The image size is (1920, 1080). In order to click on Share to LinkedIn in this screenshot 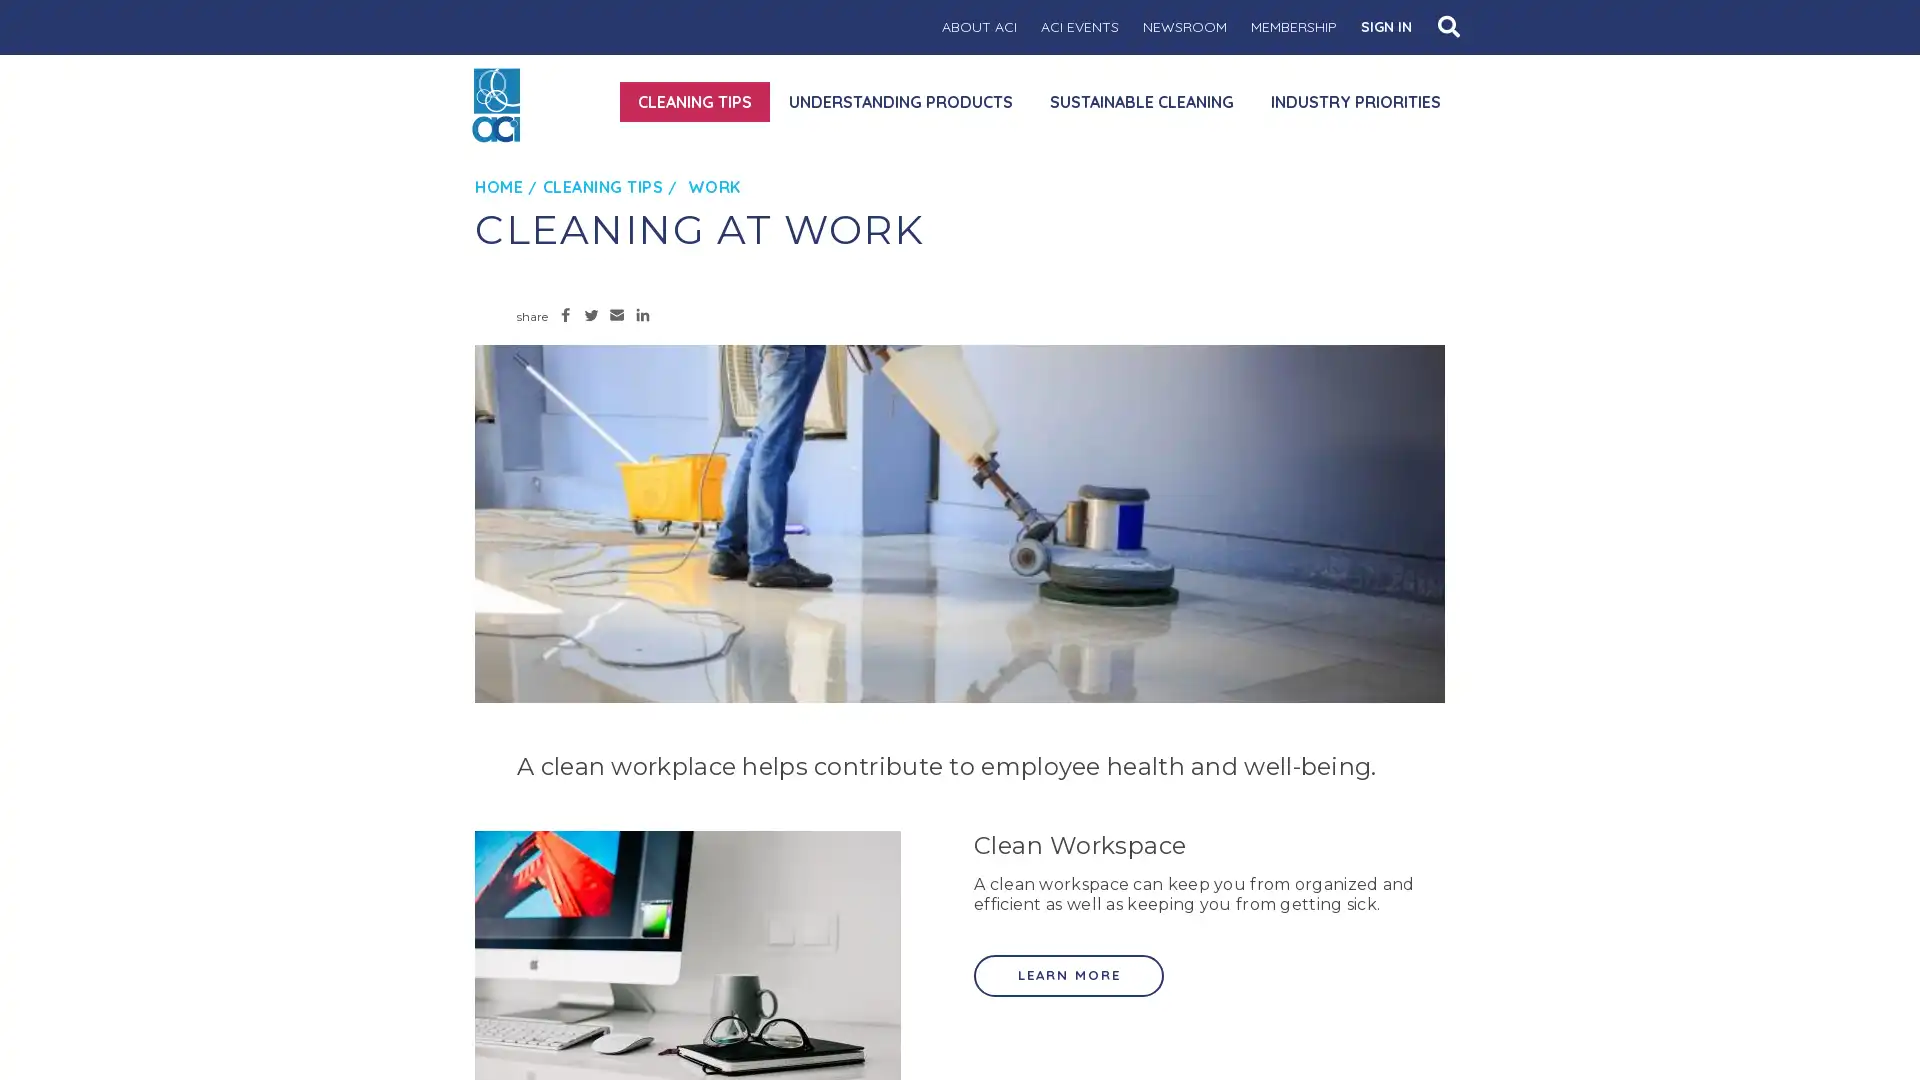, I will do `click(636, 315)`.